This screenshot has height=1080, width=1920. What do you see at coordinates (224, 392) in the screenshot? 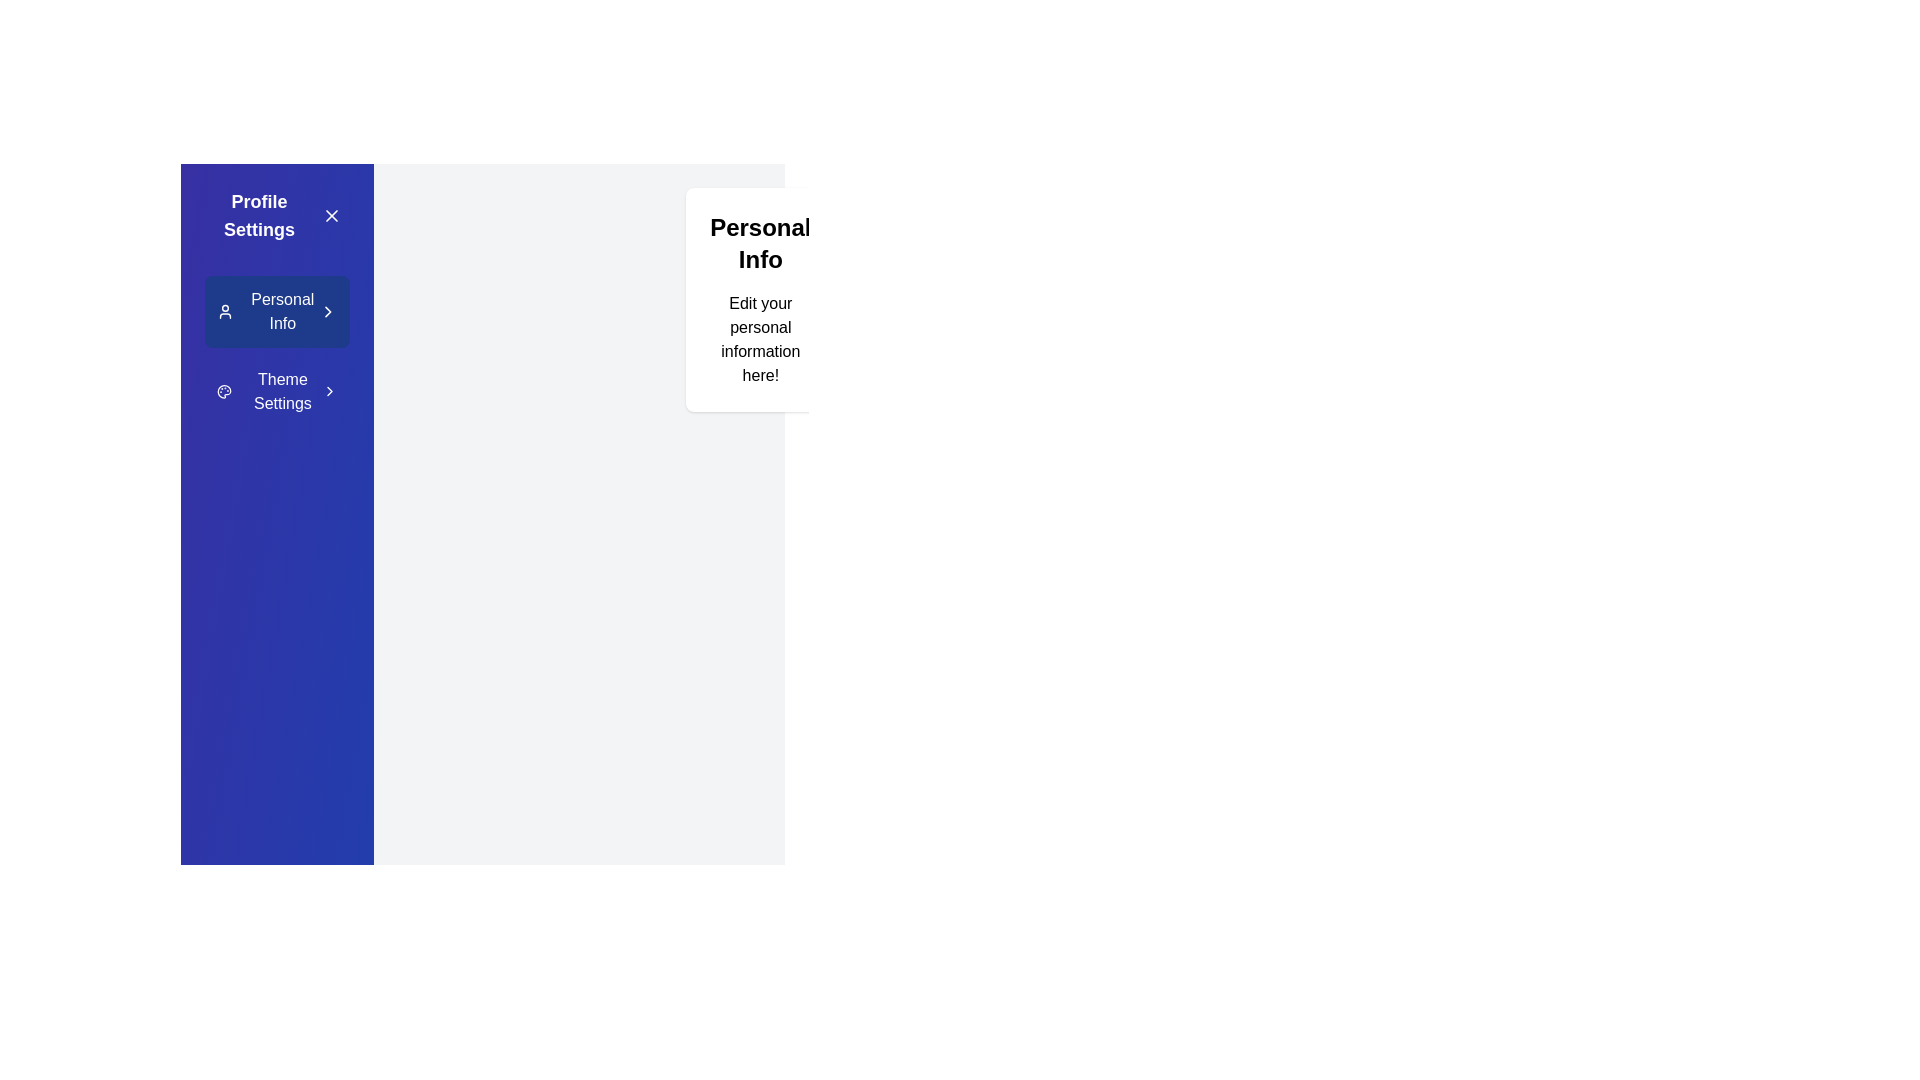
I see `the palette icon located in the left sidebar under the 'Theme Settings' menu item, below 'Personal Info'` at bounding box center [224, 392].